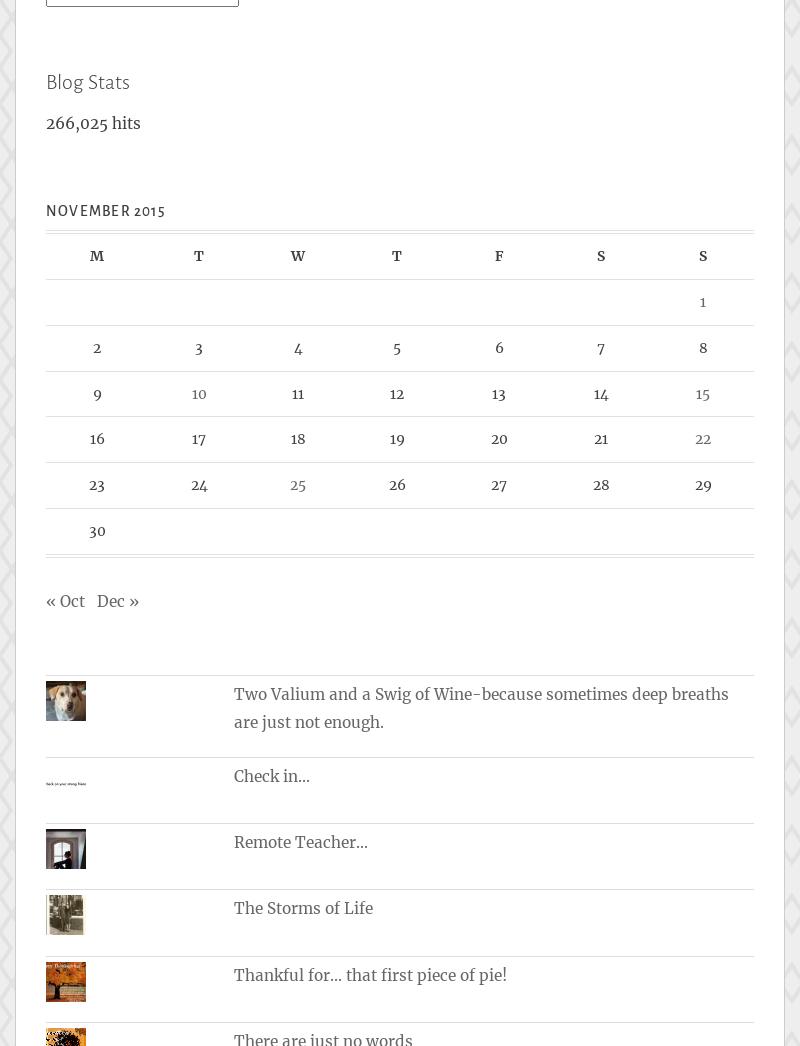  I want to click on '15', so click(701, 392).